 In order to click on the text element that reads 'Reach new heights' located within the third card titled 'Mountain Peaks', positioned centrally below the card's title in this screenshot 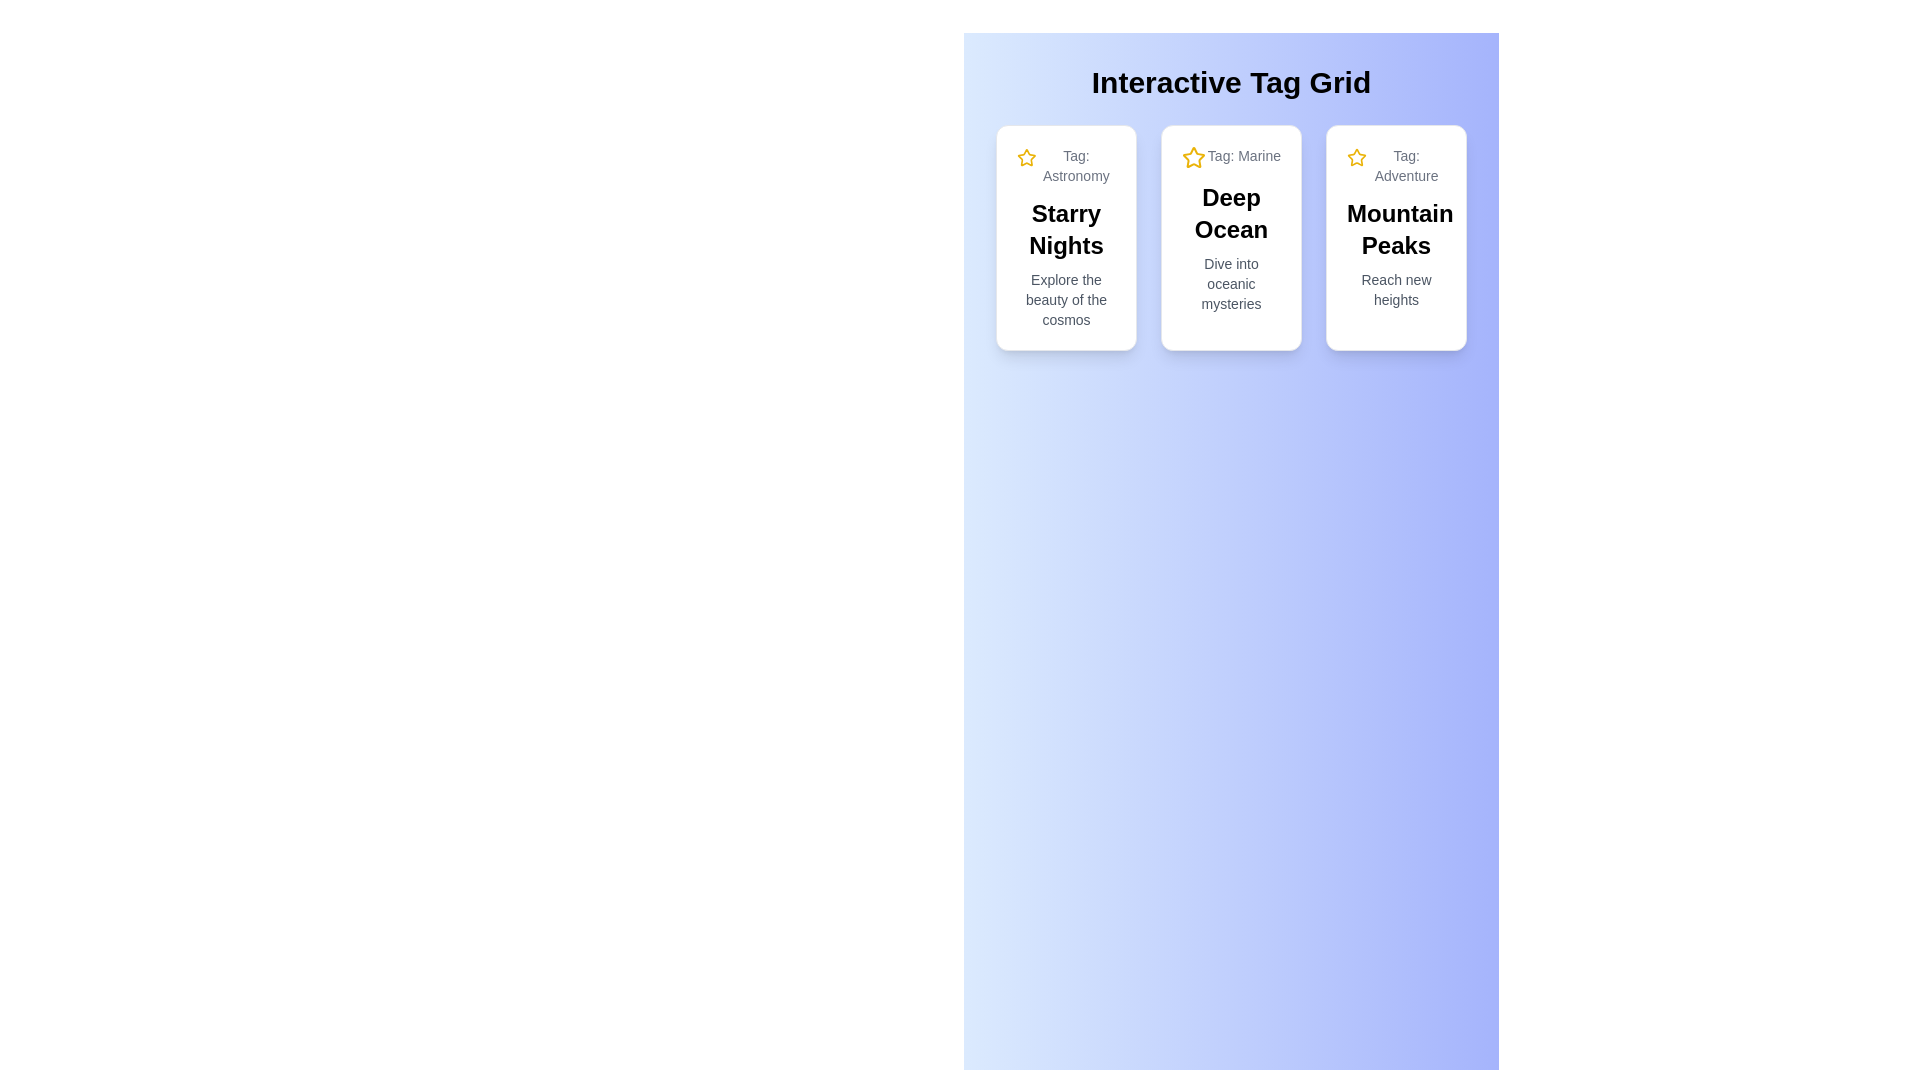, I will do `click(1395, 289)`.